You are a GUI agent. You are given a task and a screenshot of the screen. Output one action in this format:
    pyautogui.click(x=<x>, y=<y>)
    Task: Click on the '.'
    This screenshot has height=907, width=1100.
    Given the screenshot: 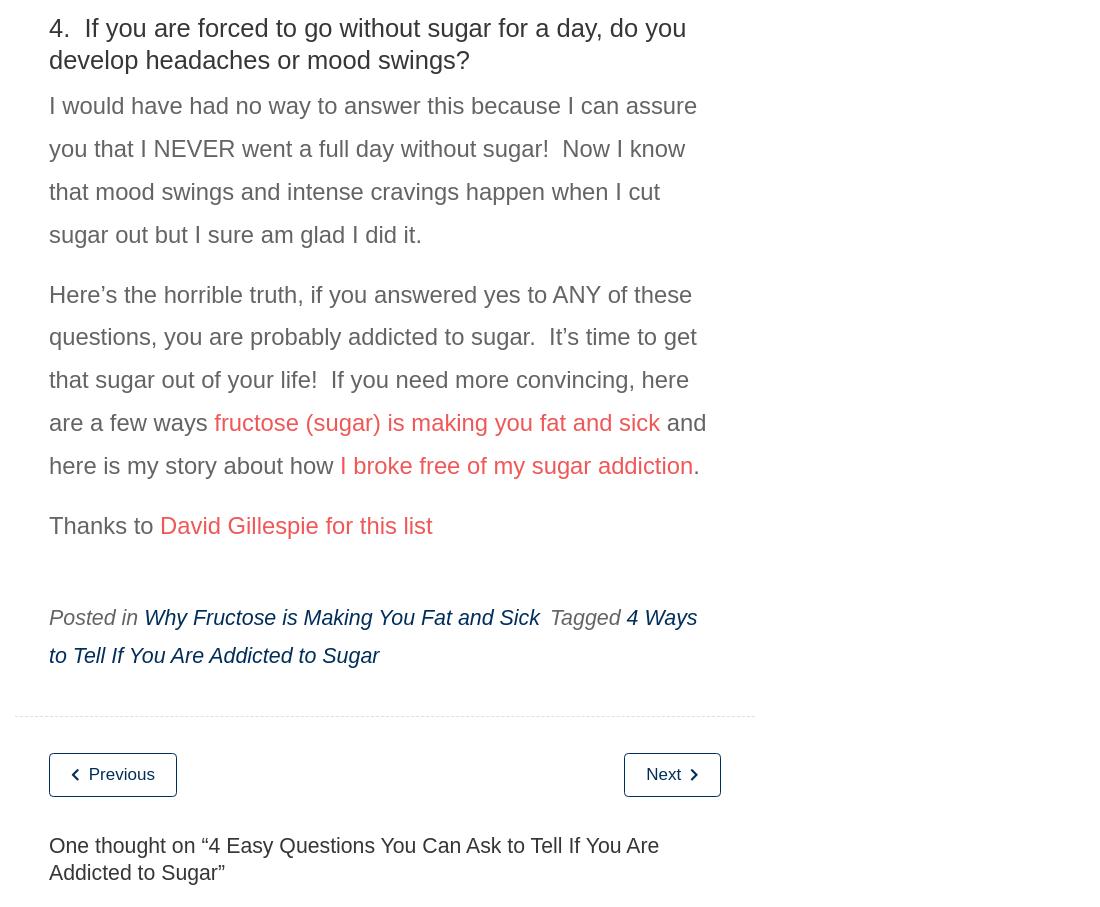 What is the action you would take?
    pyautogui.click(x=694, y=464)
    